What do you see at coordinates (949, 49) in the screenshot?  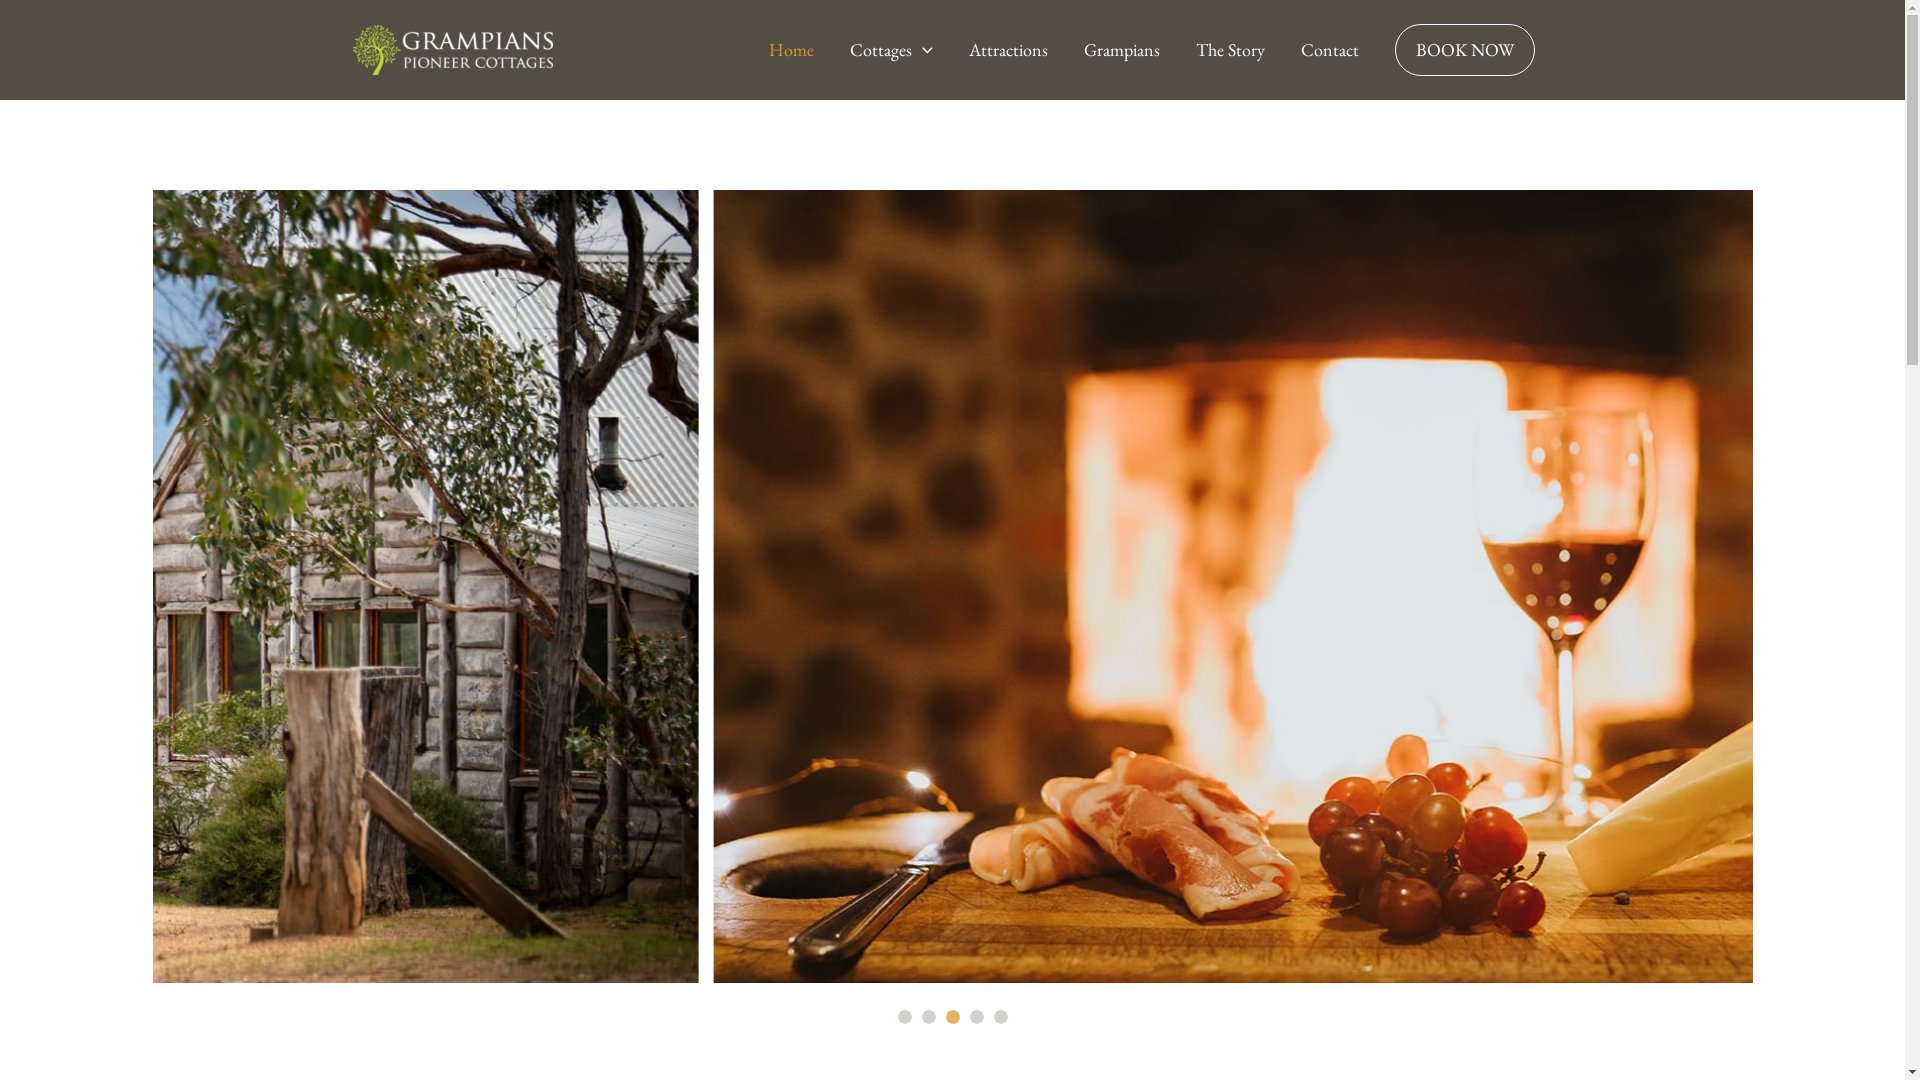 I see `'Attractions'` at bounding box center [949, 49].